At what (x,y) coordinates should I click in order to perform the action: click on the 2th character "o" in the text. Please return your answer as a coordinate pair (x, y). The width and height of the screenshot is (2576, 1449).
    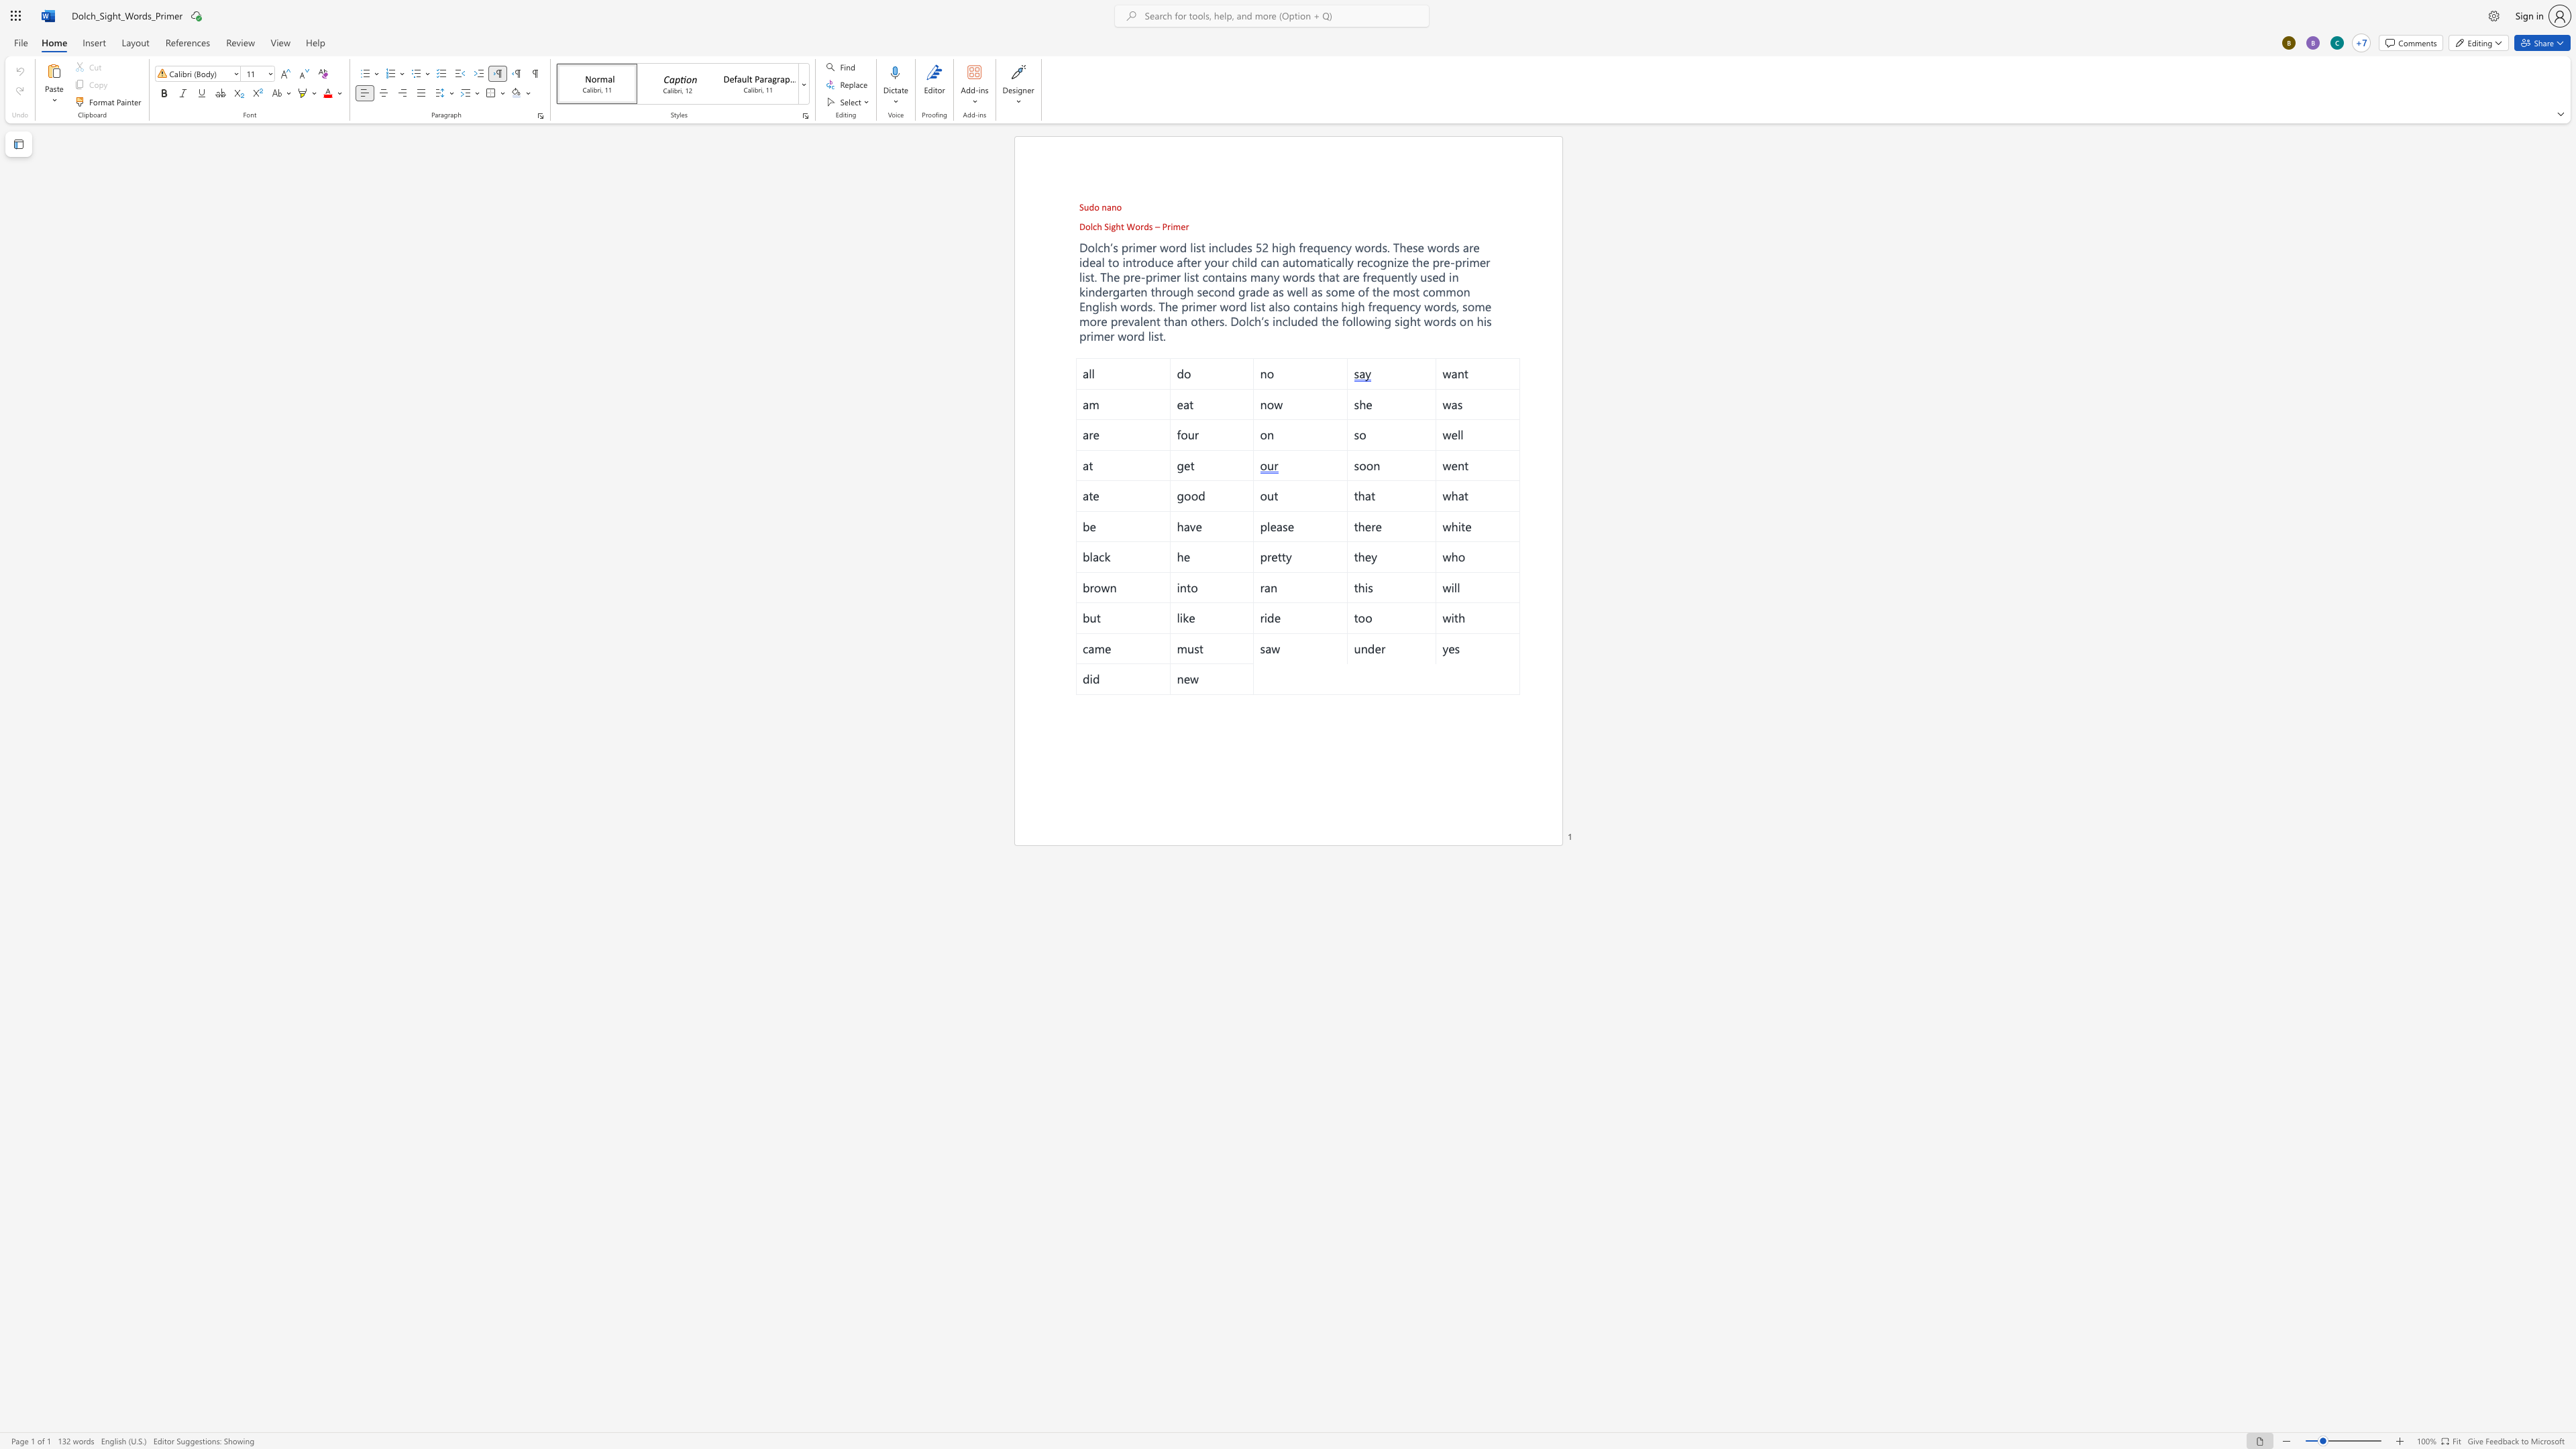
    Looking at the image, I should click on (1137, 226).